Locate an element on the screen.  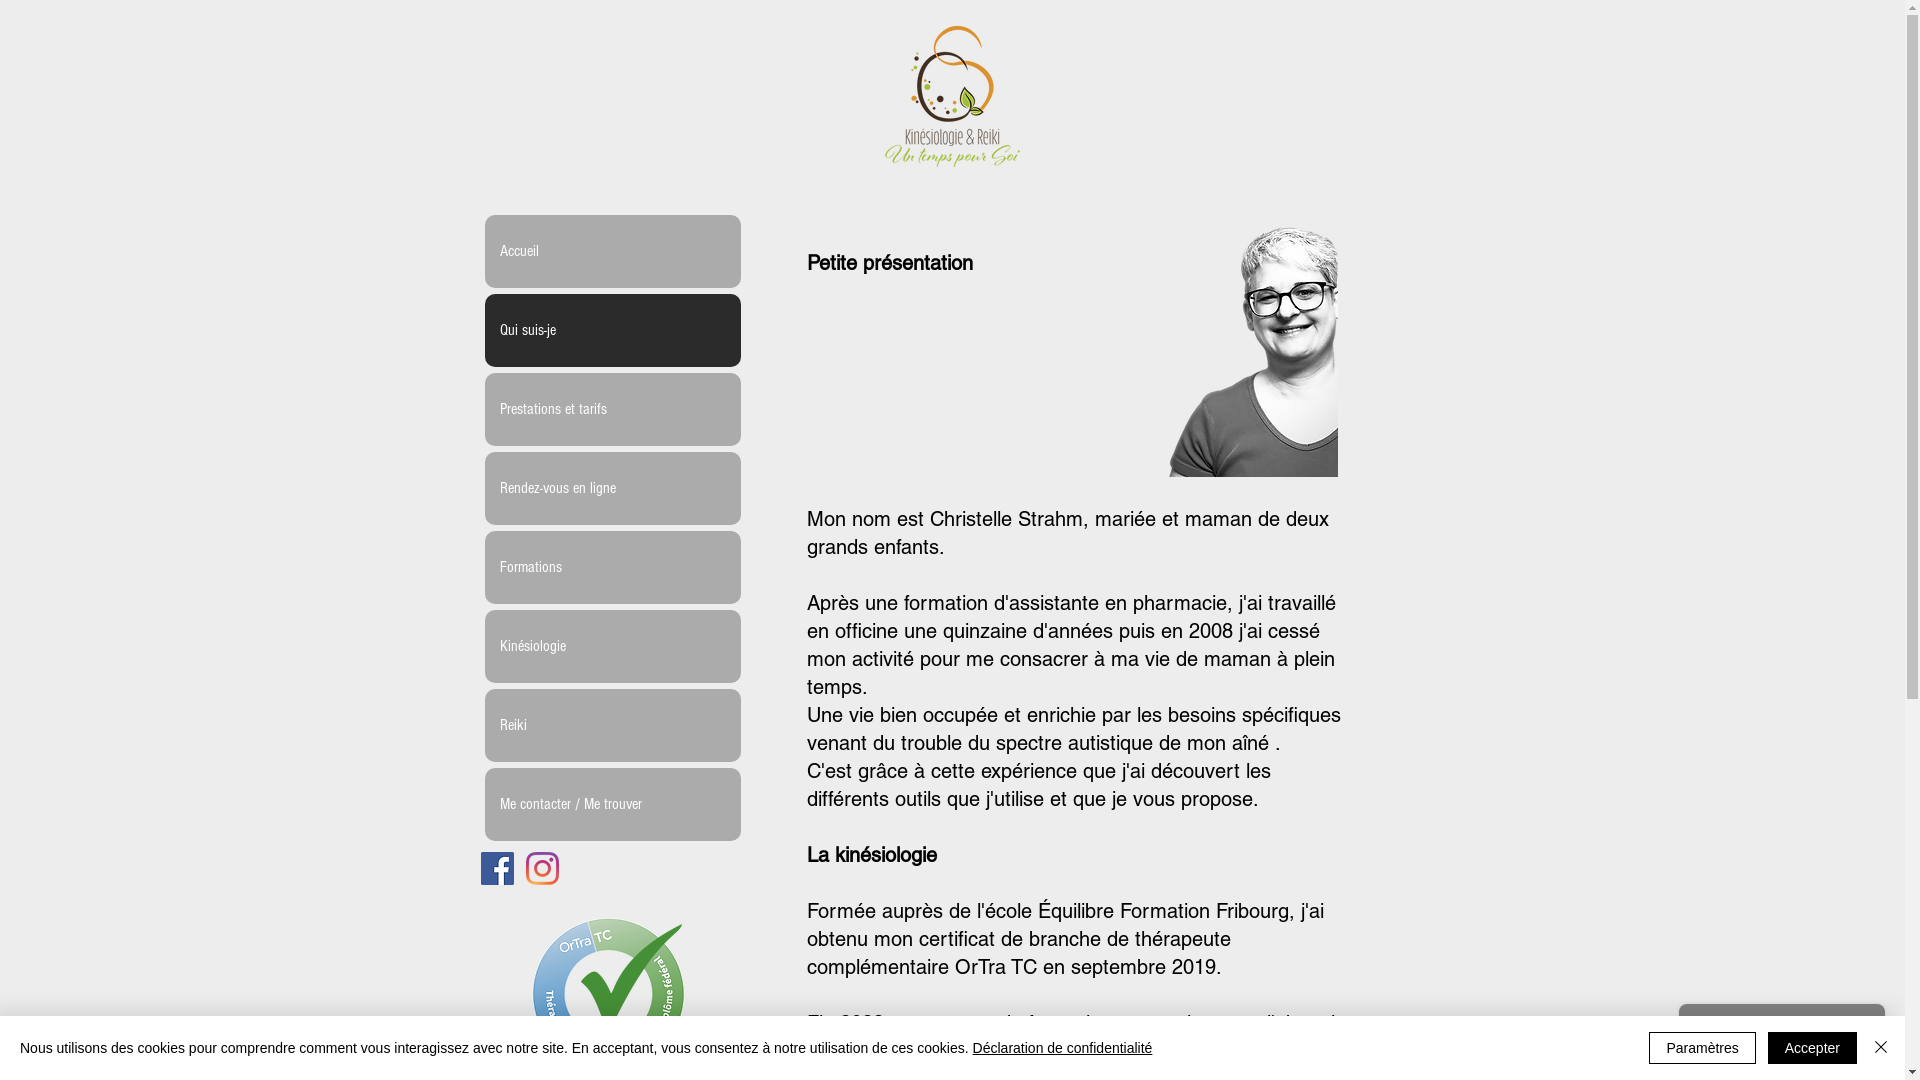
'Qui suis-je' is located at coordinates (484, 329).